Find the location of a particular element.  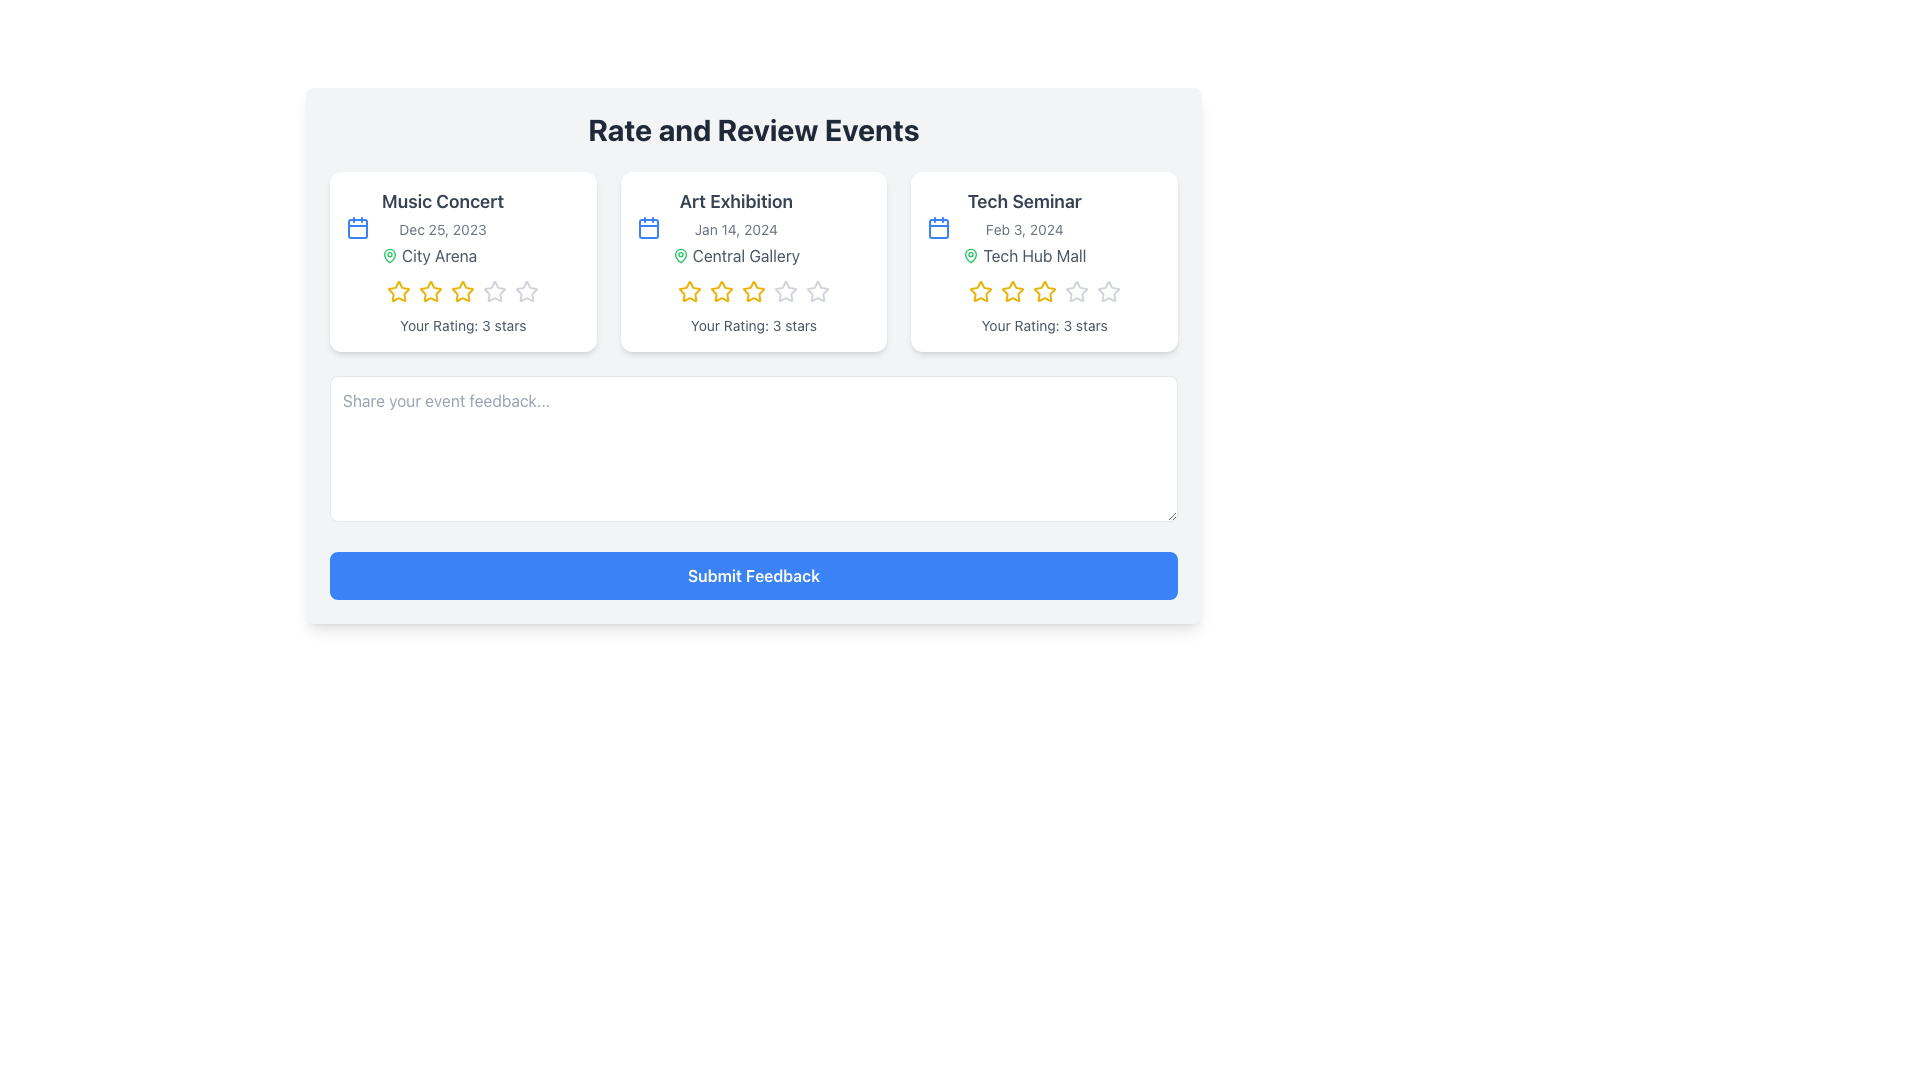

the first yellow star icon in the rating system under the 'Music Concert' card is located at coordinates (399, 292).